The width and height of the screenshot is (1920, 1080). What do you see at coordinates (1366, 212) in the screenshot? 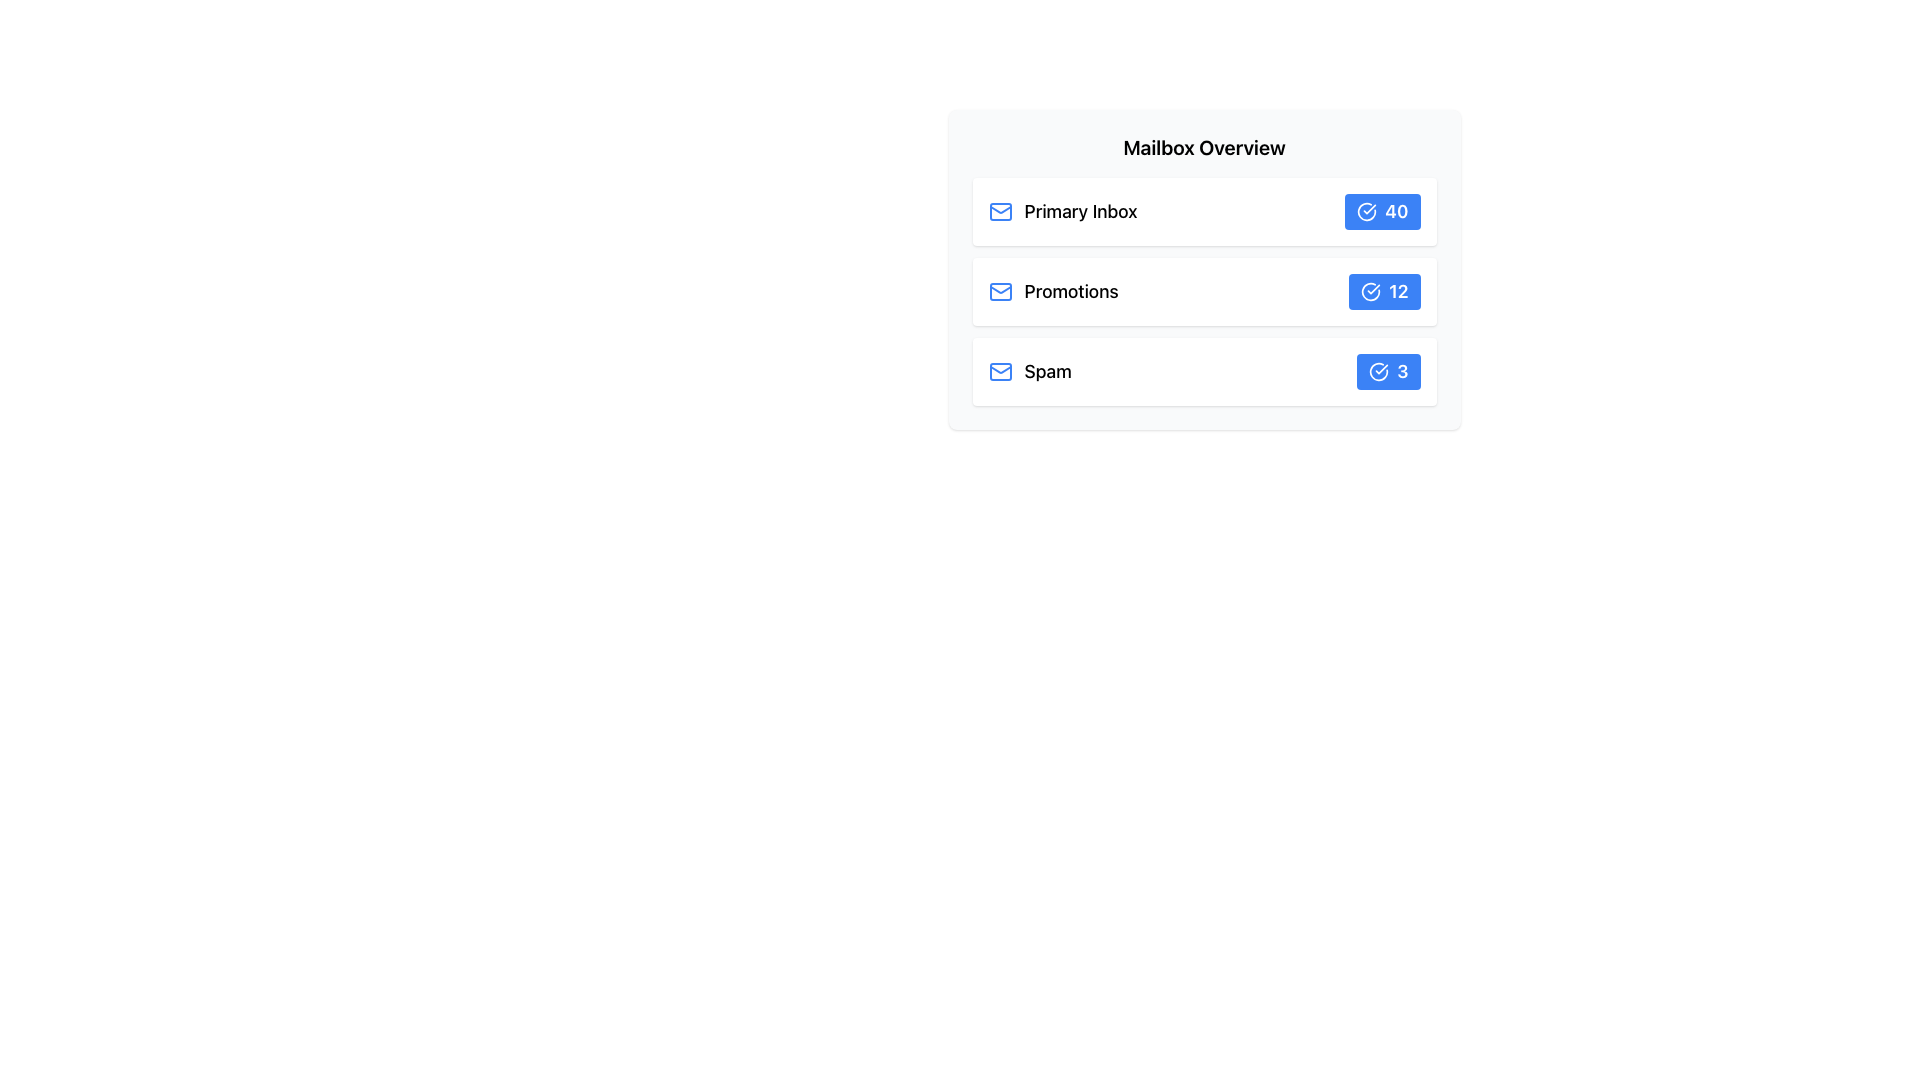
I see `the circular icon component located within the topmost blue box of the 'Primary Inbox' section in the 'Mailbox Overview' interface` at bounding box center [1366, 212].